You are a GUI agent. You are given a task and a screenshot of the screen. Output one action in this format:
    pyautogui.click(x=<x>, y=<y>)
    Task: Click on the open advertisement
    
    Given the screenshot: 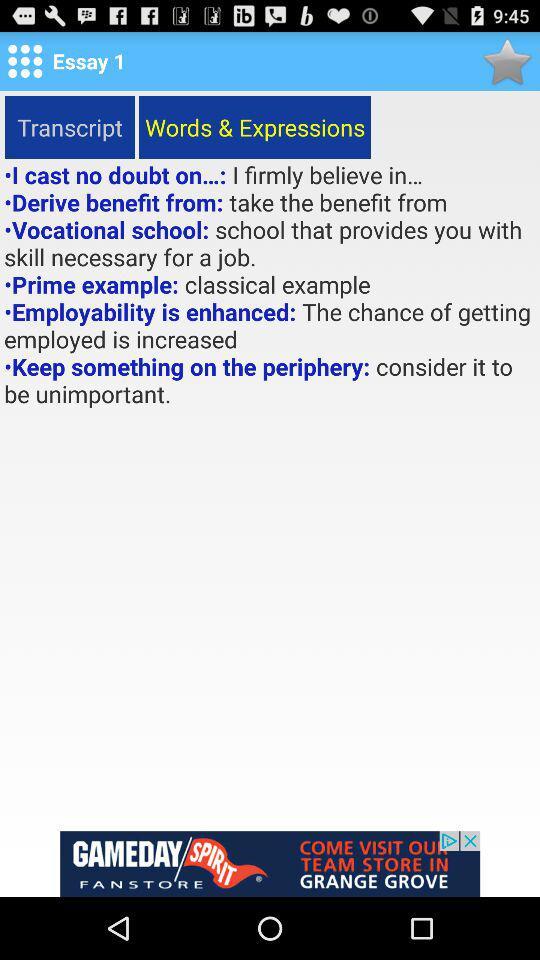 What is the action you would take?
    pyautogui.click(x=270, y=863)
    